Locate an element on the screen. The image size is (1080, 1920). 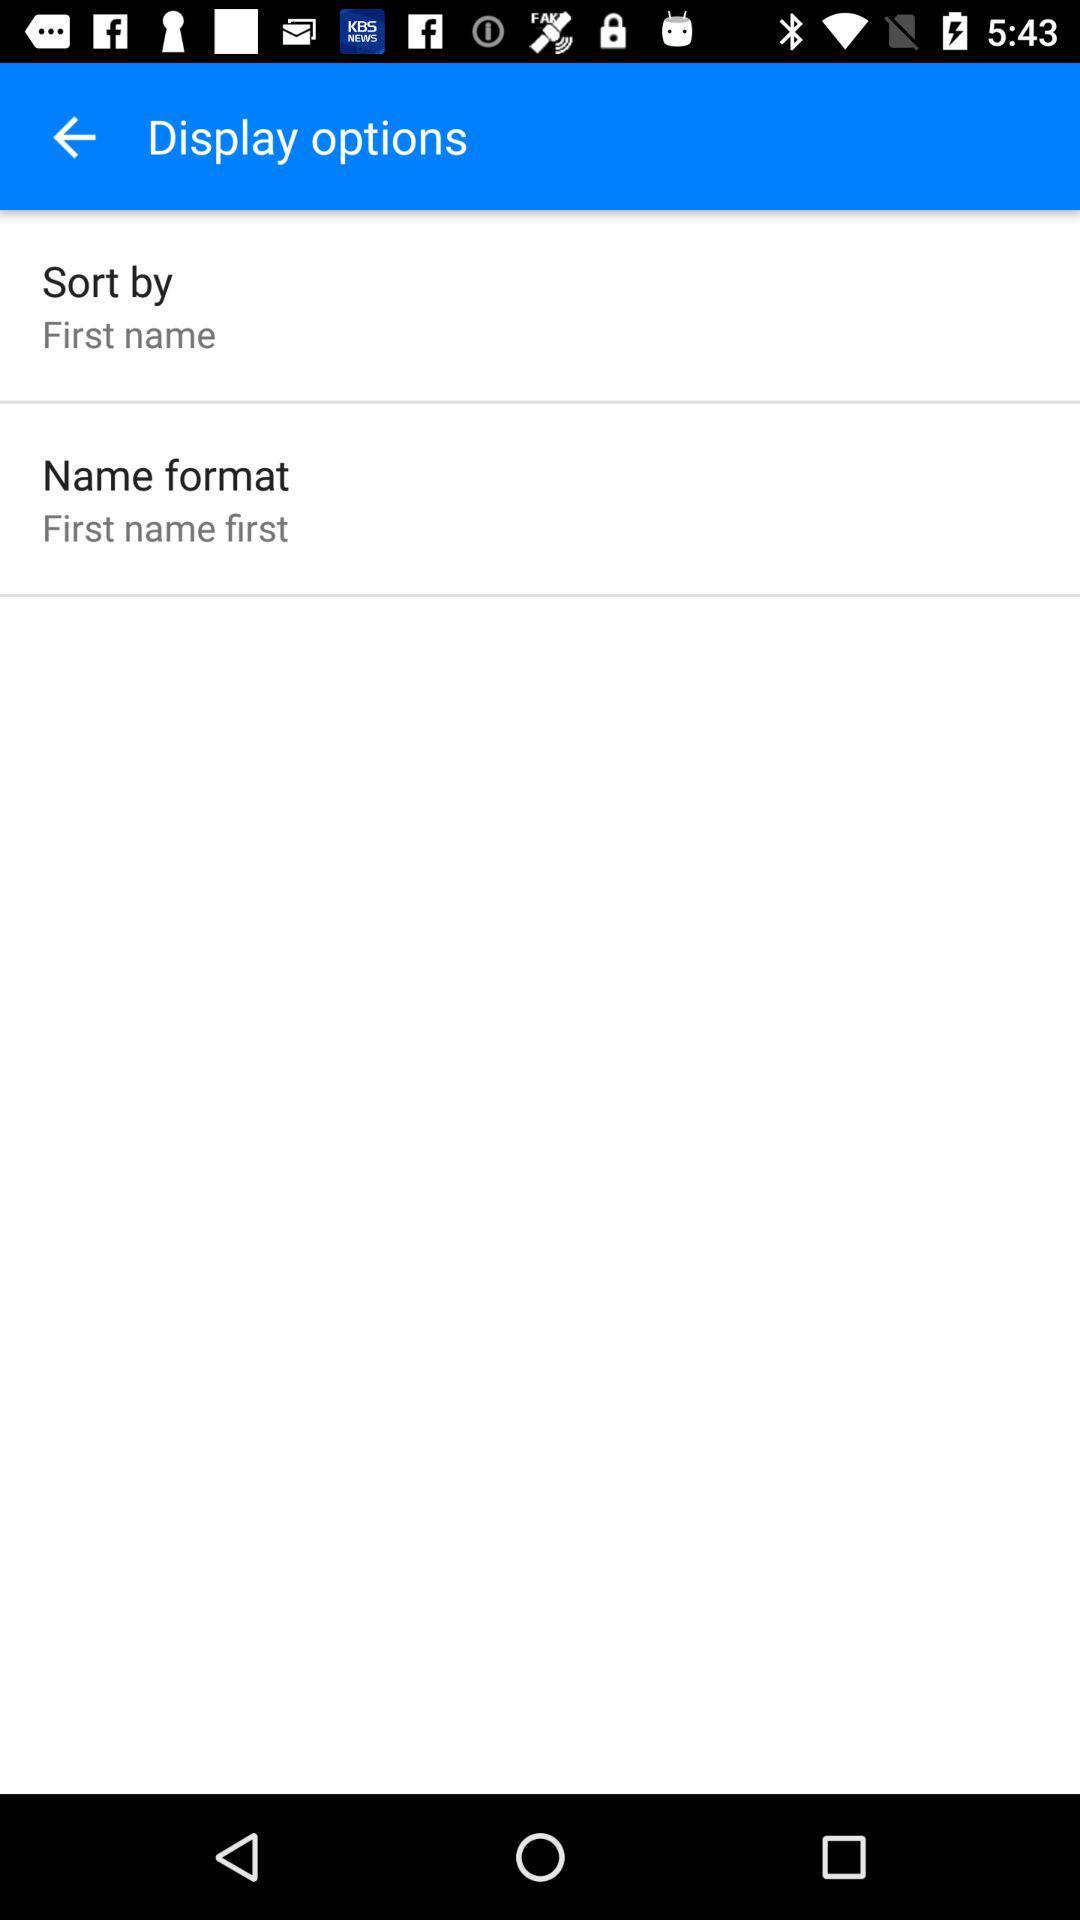
the item above first name first icon is located at coordinates (164, 473).